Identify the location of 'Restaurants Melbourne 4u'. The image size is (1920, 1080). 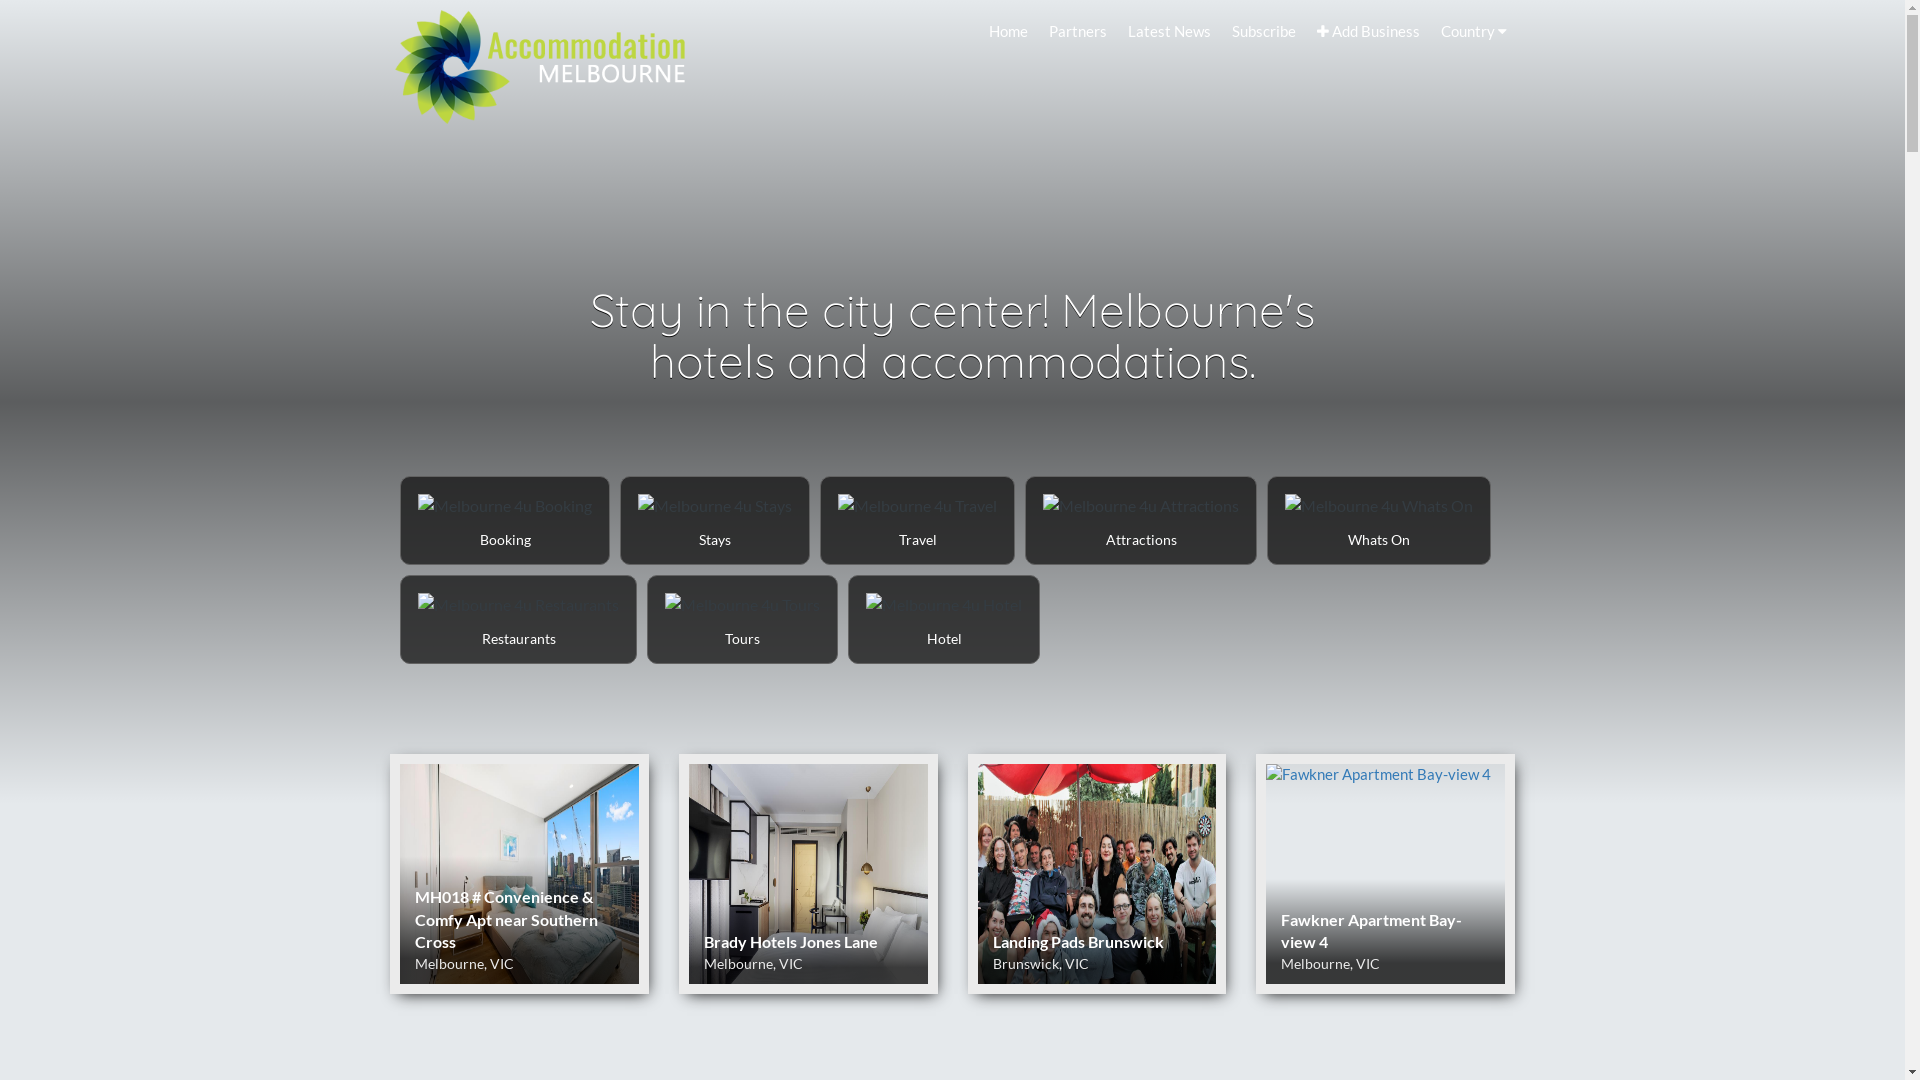
(518, 618).